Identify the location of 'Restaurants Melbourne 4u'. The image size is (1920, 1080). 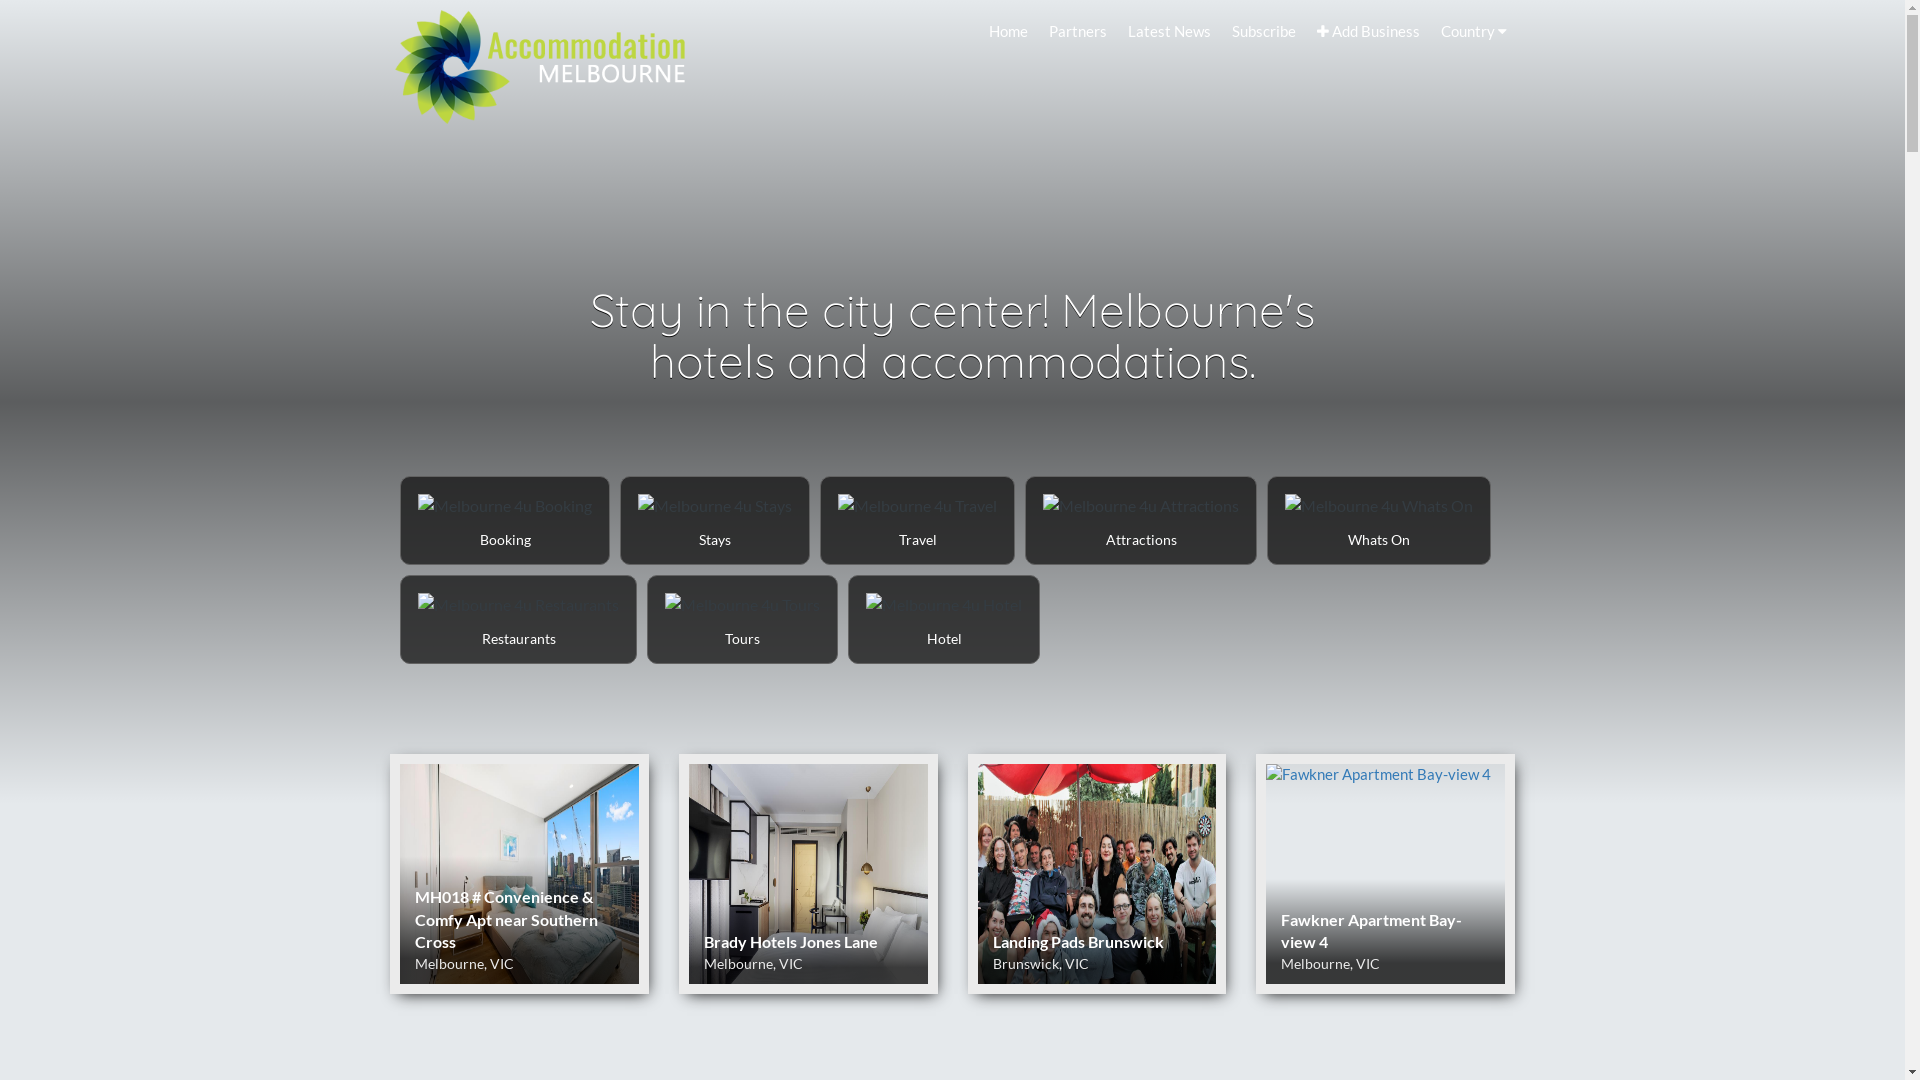
(518, 618).